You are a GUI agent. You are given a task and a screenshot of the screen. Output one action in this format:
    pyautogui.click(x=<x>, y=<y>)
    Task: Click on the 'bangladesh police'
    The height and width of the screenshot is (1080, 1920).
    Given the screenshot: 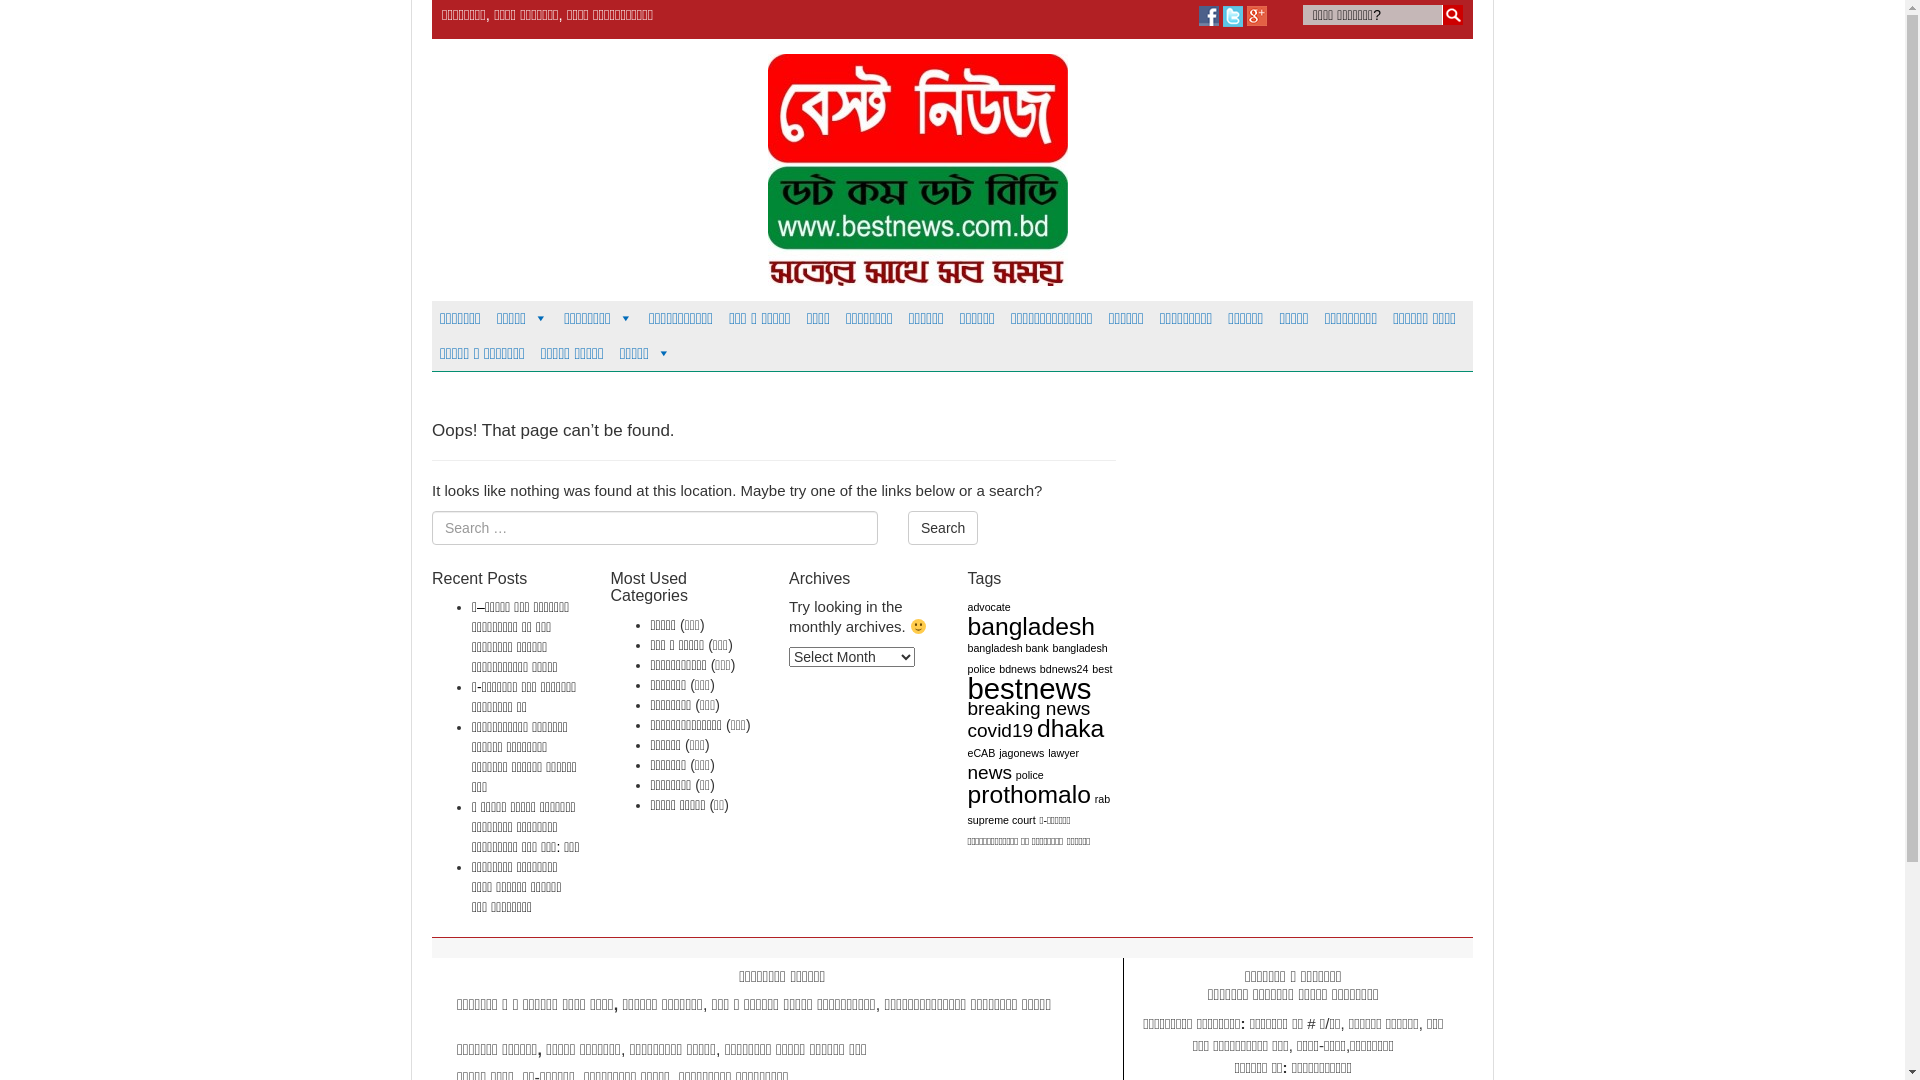 What is the action you would take?
    pyautogui.click(x=1037, y=658)
    